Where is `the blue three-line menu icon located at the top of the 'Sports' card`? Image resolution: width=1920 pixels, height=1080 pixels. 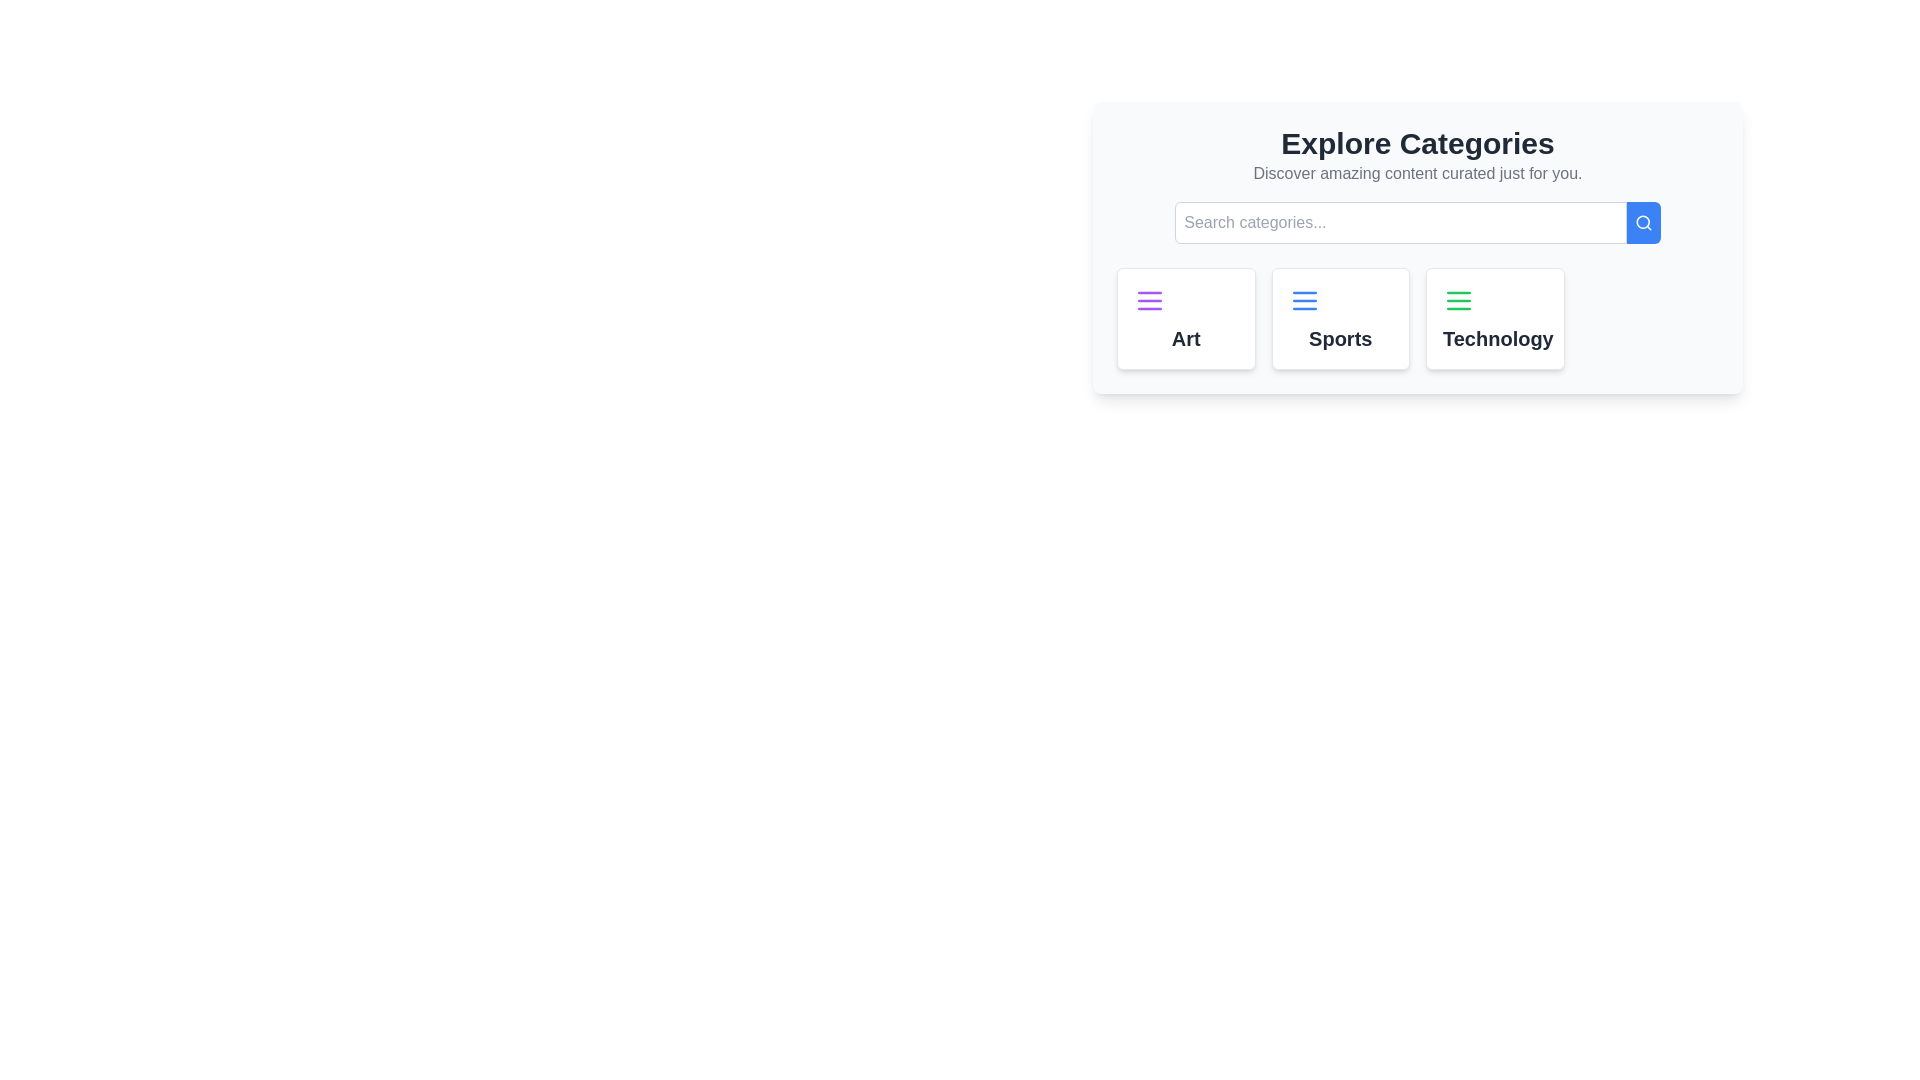
the blue three-line menu icon located at the top of the 'Sports' card is located at coordinates (1304, 300).